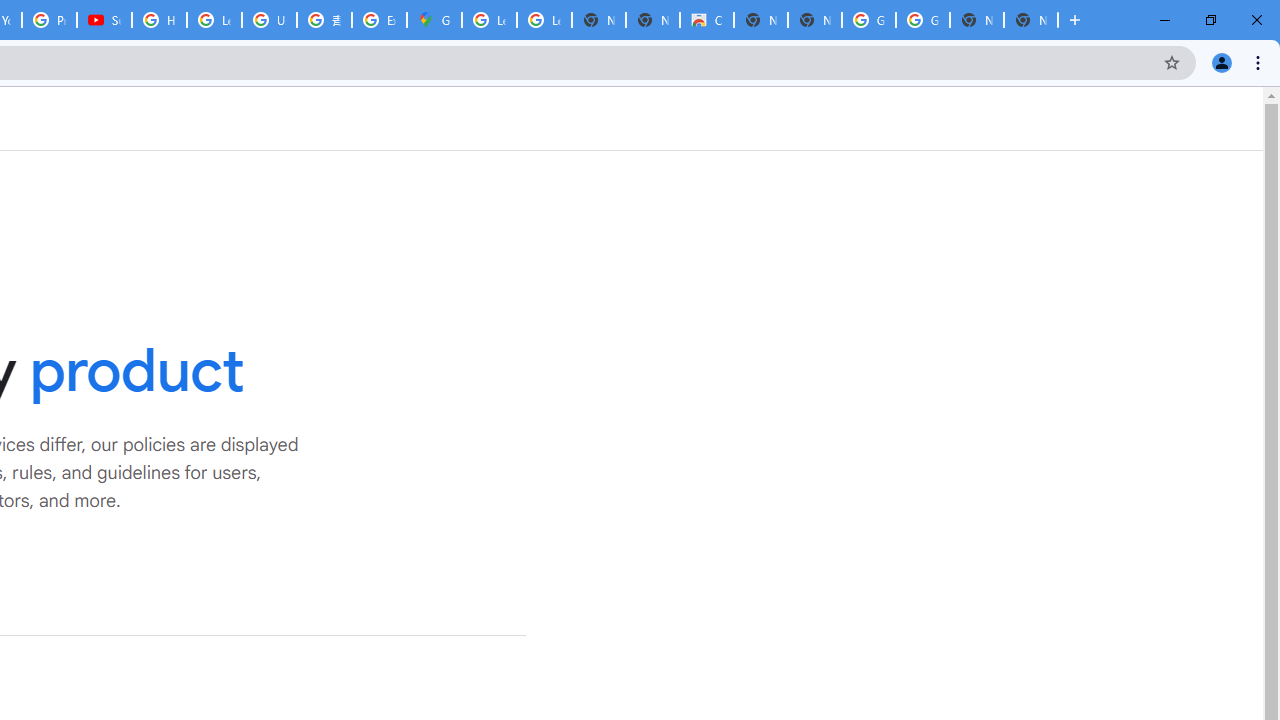 This screenshot has height=720, width=1280. Describe the element at coordinates (706, 20) in the screenshot. I see `'Chrome Web Store'` at that location.